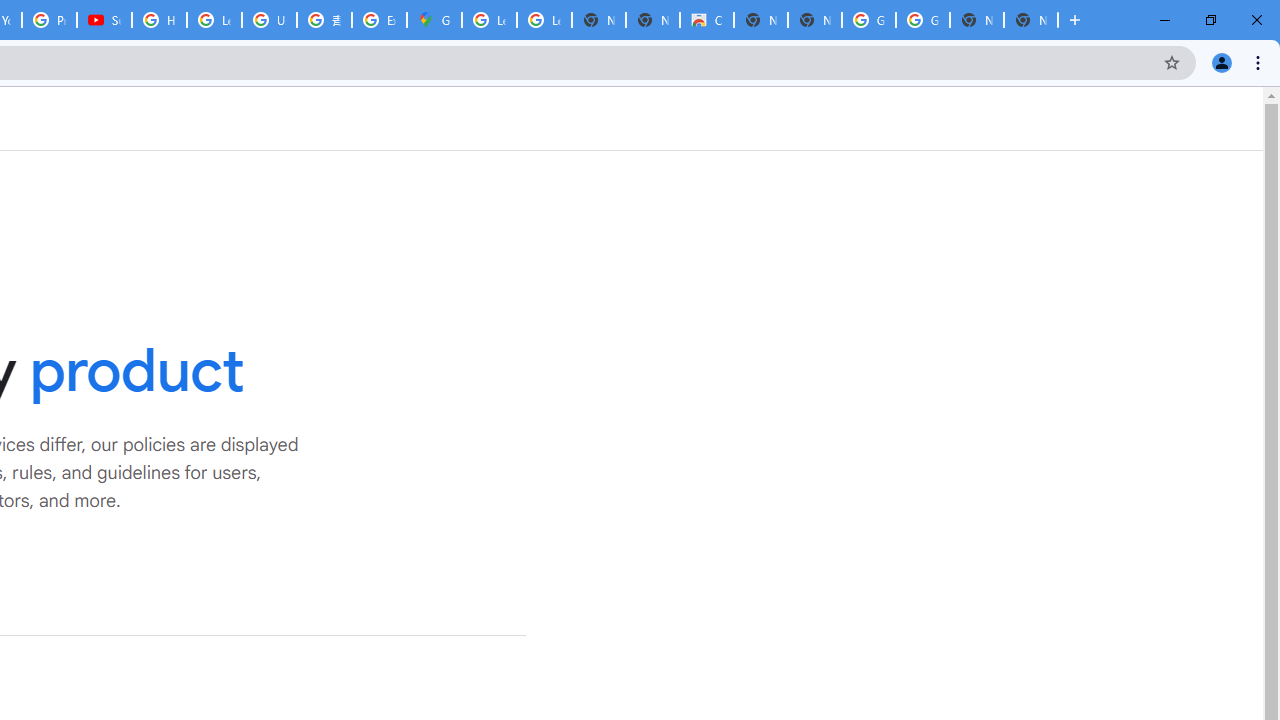 This screenshot has height=720, width=1280. Describe the element at coordinates (706, 20) in the screenshot. I see `'Chrome Web Store'` at that location.